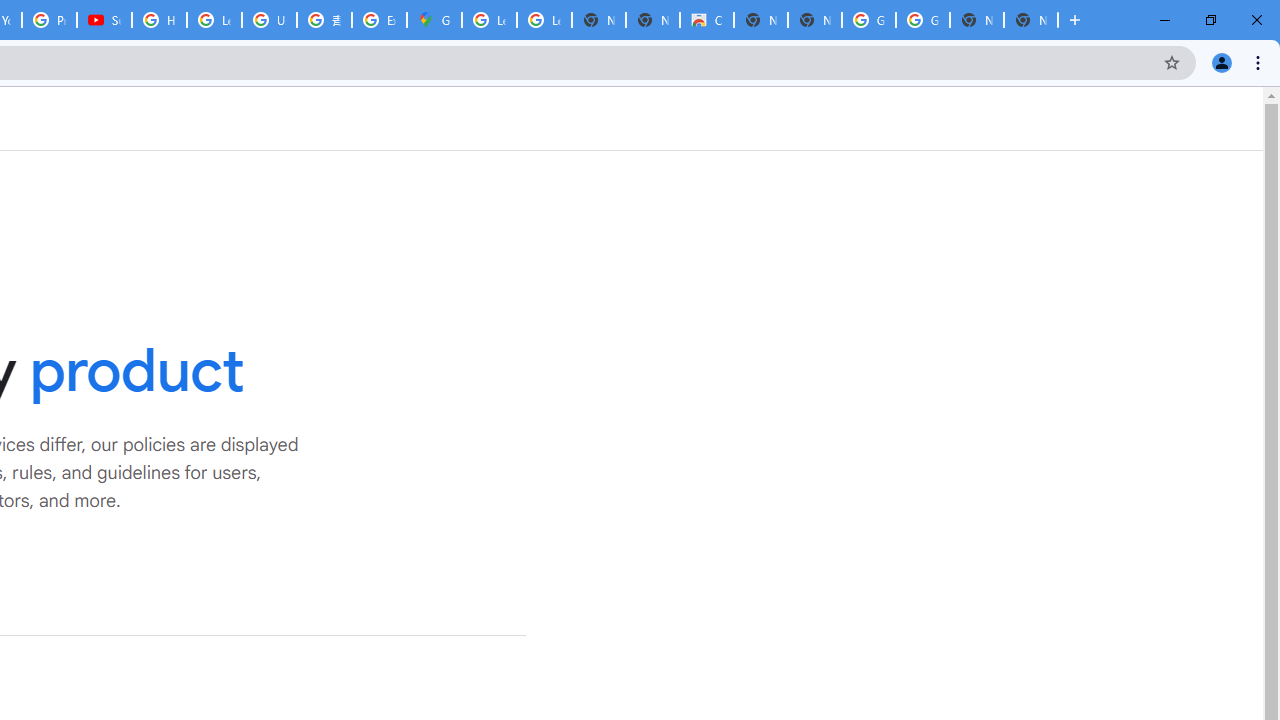 This screenshot has height=720, width=1280. Describe the element at coordinates (706, 20) in the screenshot. I see `'Chrome Web Store'` at that location.